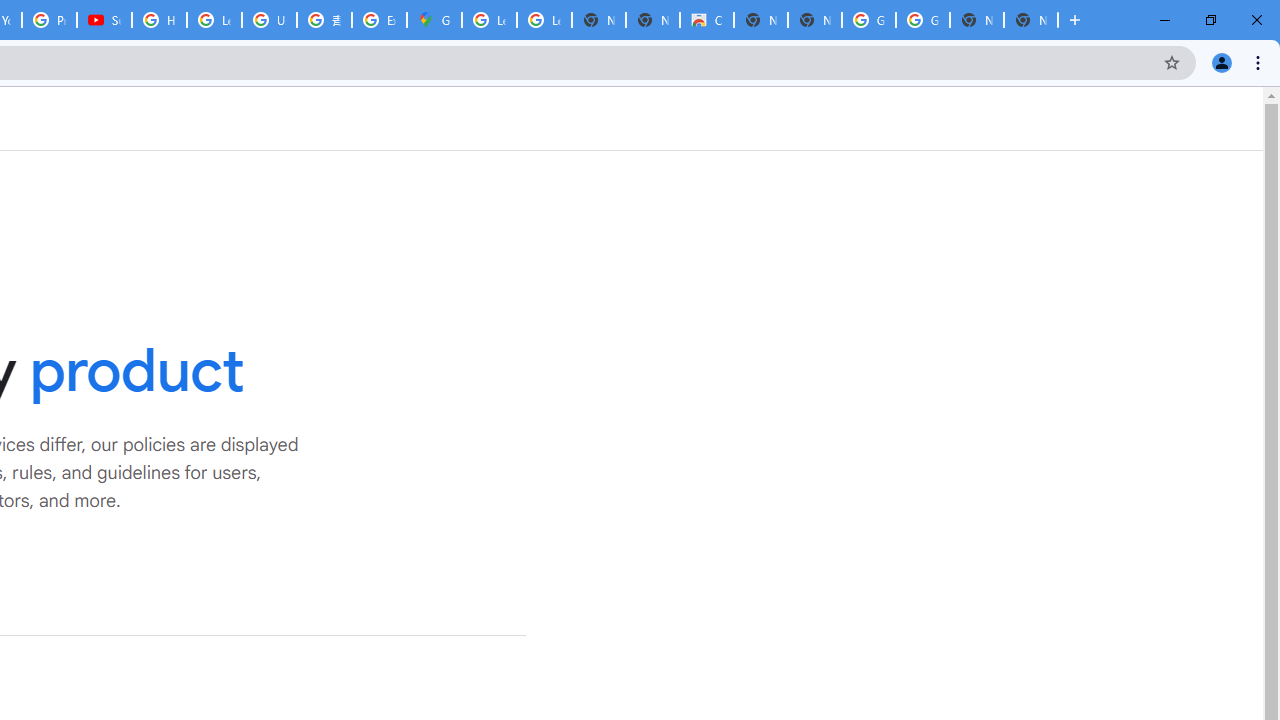 This screenshot has height=720, width=1280. Describe the element at coordinates (706, 20) in the screenshot. I see `'Chrome Web Store'` at that location.